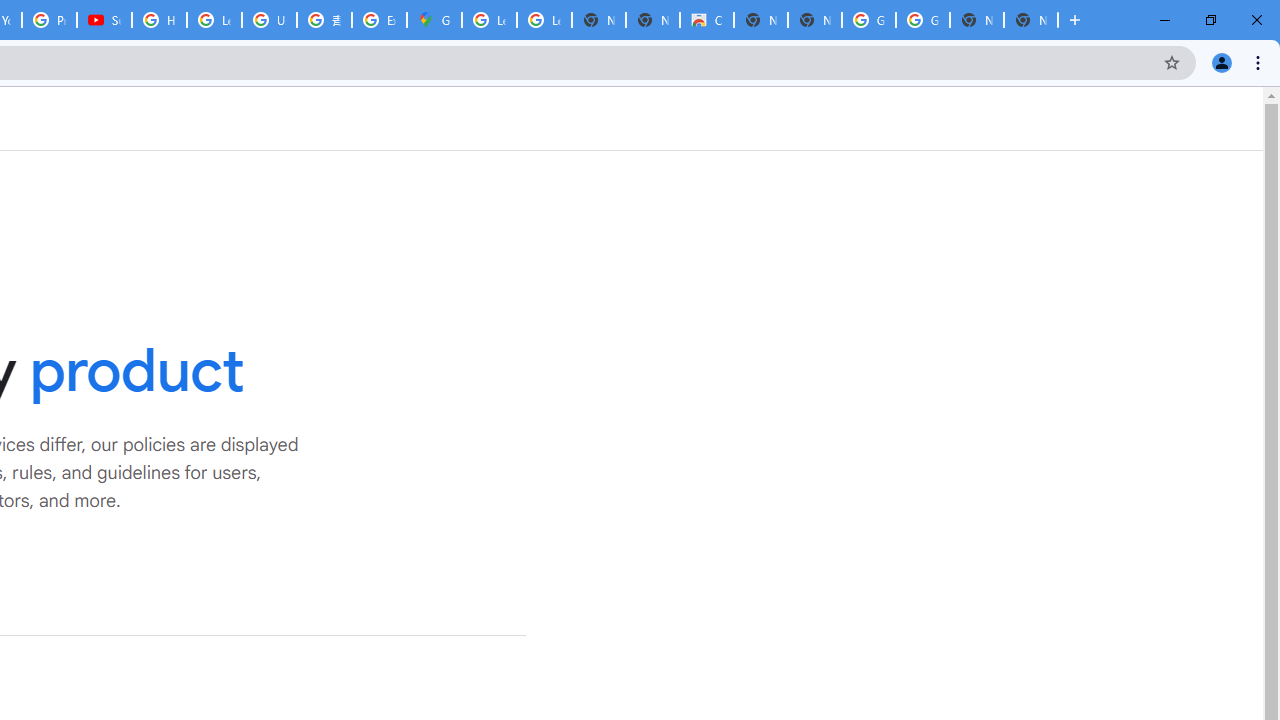 This screenshot has height=720, width=1280. Describe the element at coordinates (706, 20) in the screenshot. I see `'Chrome Web Store'` at that location.